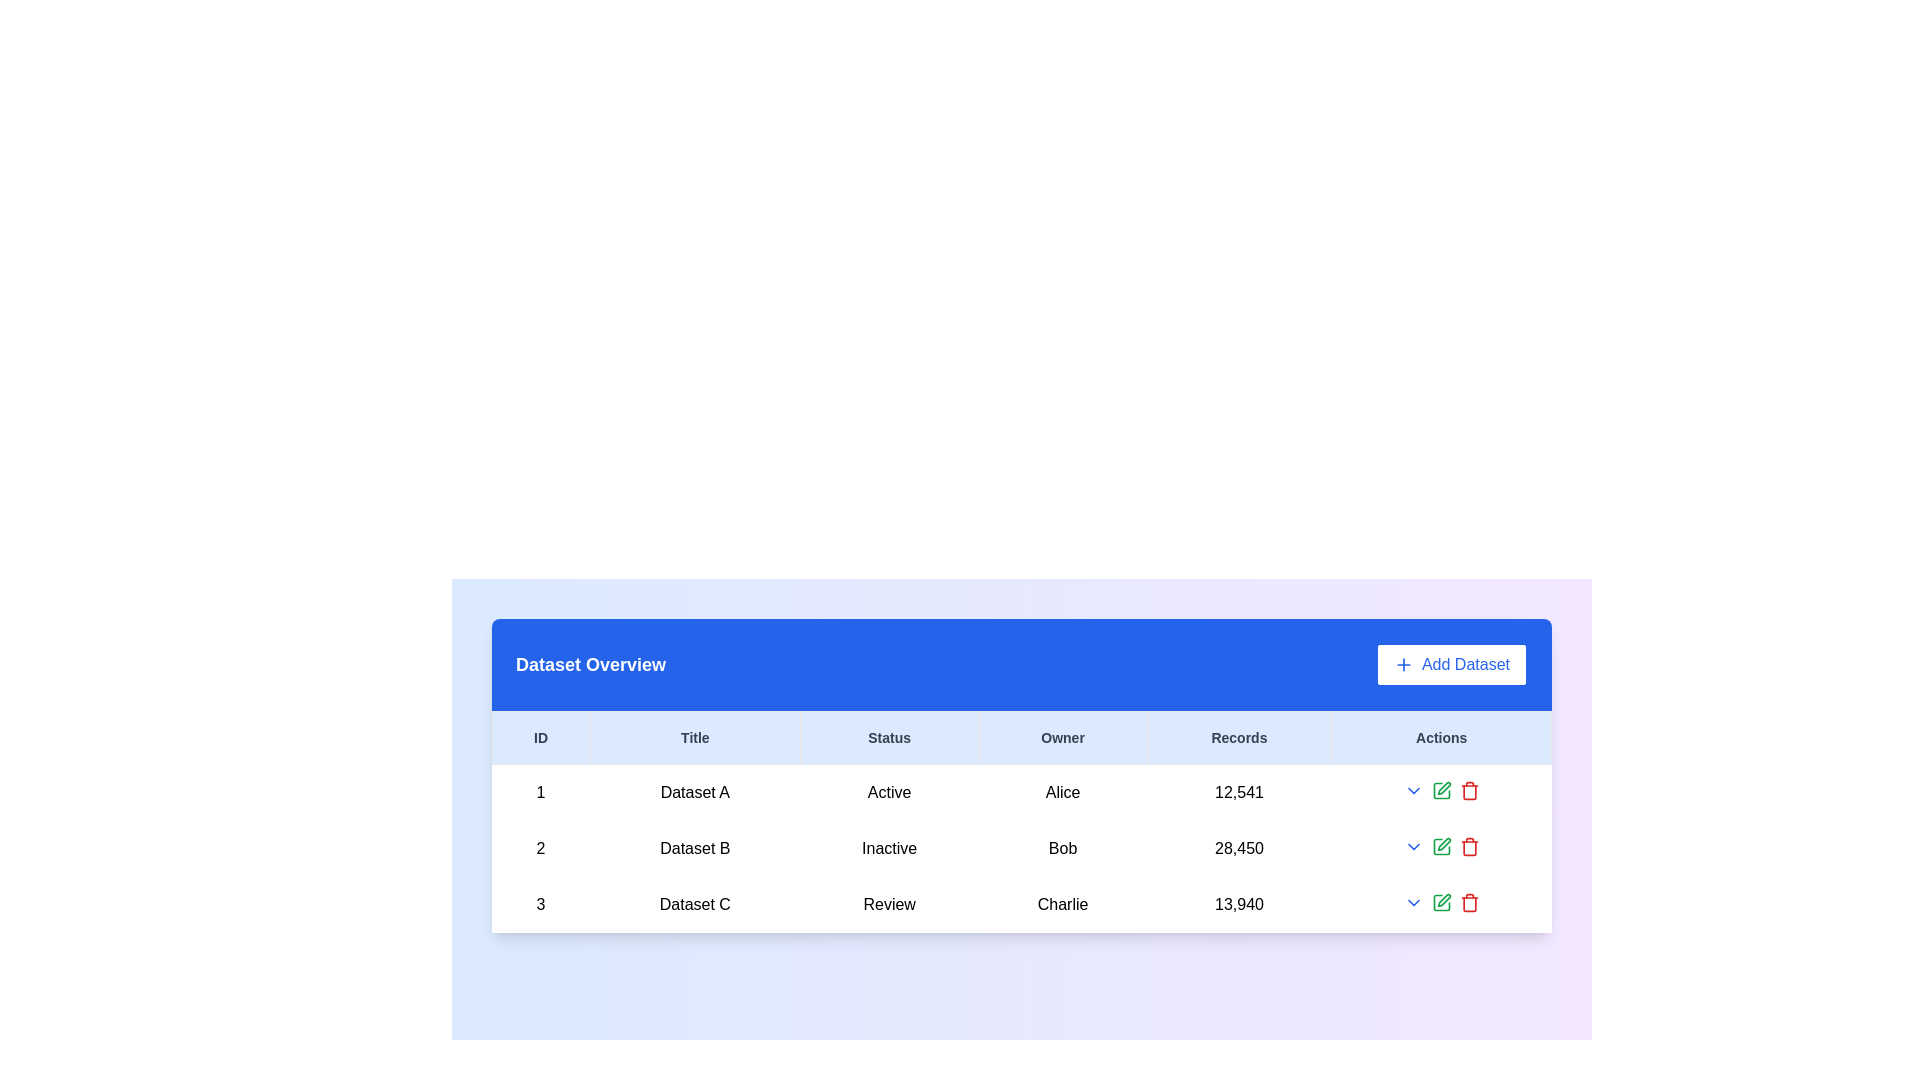 The height and width of the screenshot is (1080, 1920). Describe the element at coordinates (1238, 792) in the screenshot. I see `the Text display that shows the record count for the dataset entry located in the fifth column of the first row under the 'Dataset Overview' header` at that location.